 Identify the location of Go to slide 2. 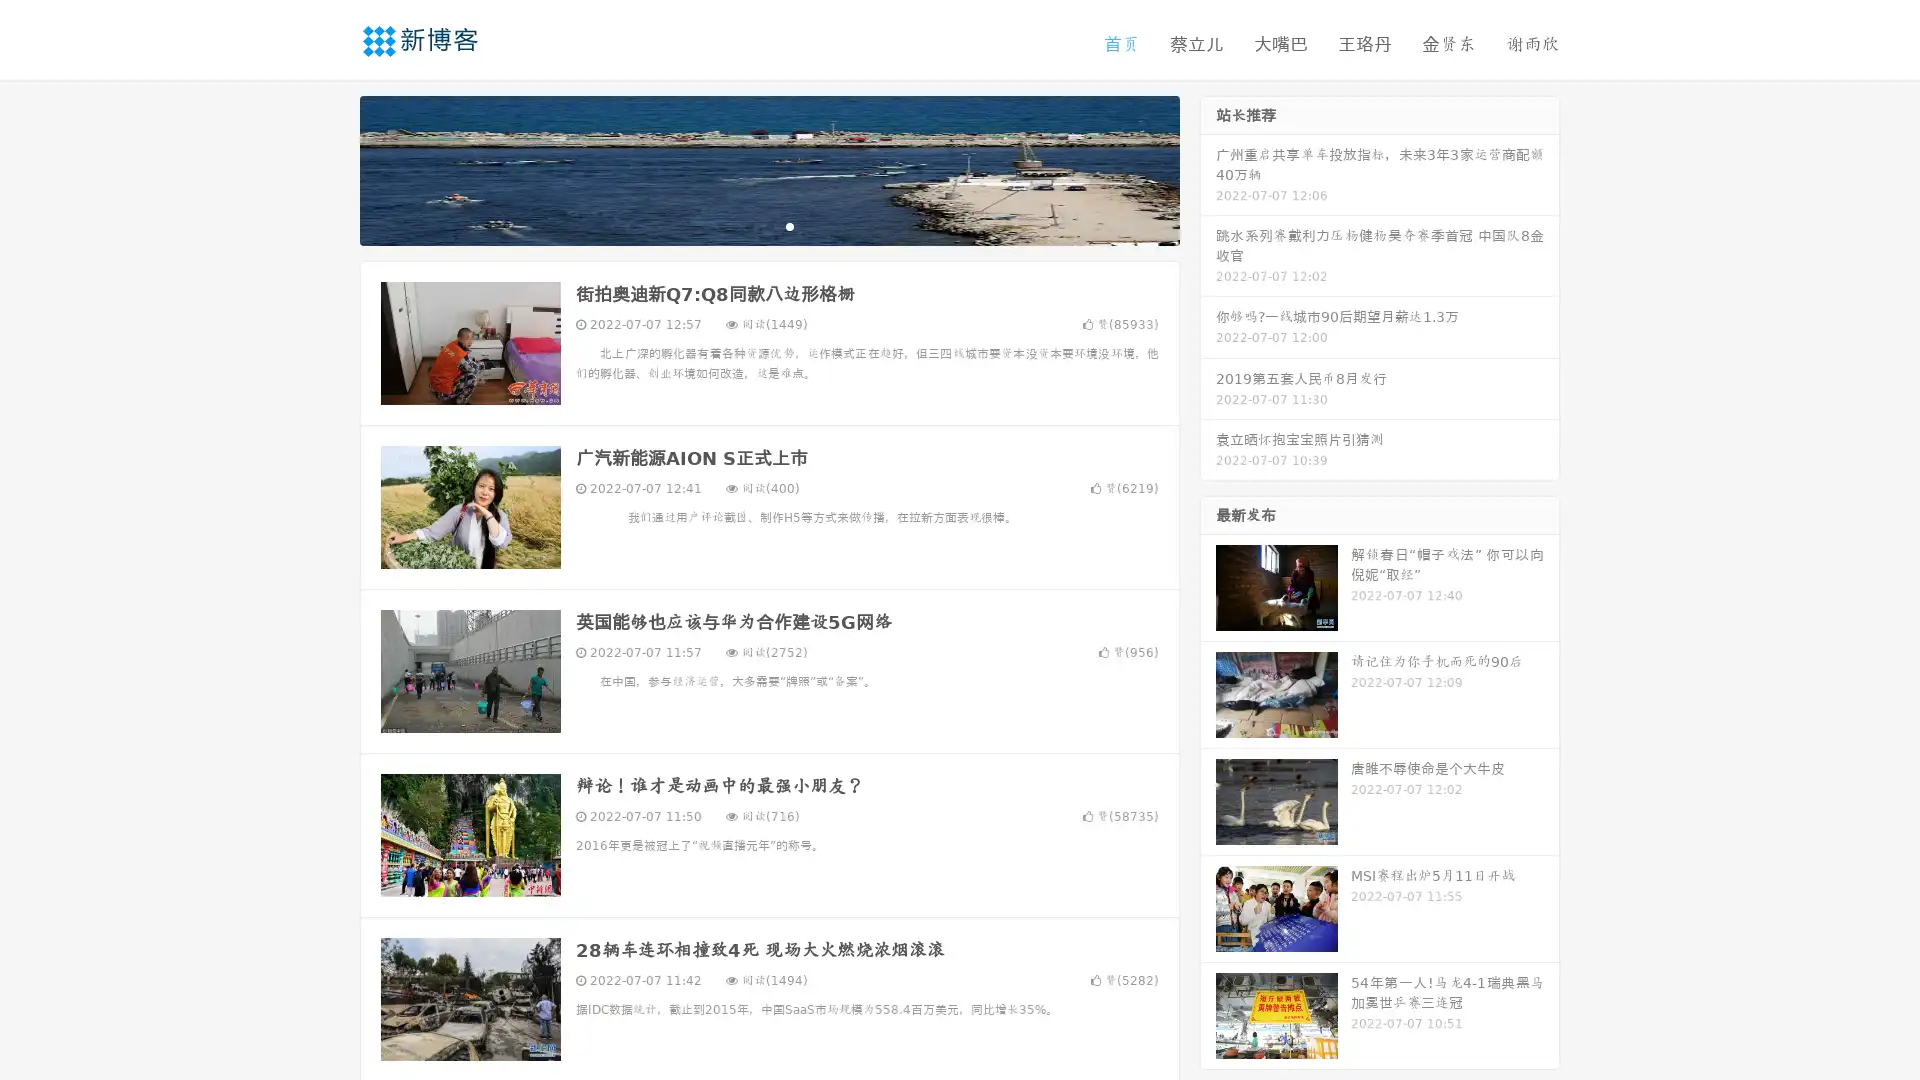
(768, 225).